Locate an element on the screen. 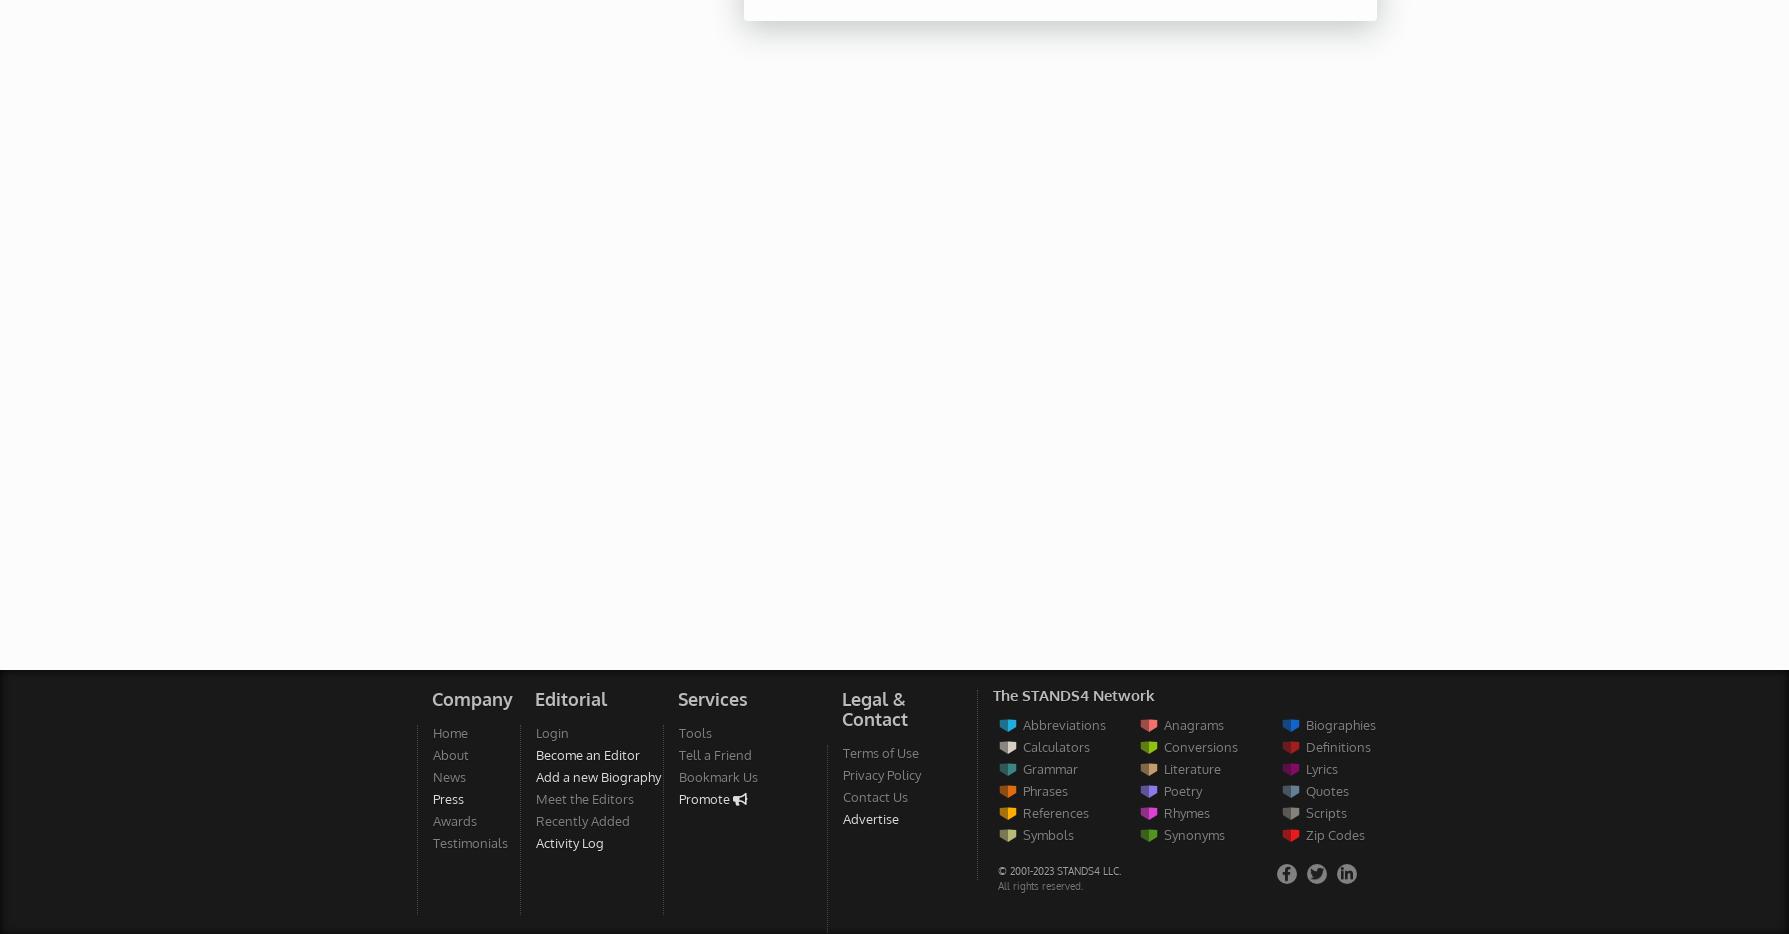 The height and width of the screenshot is (934, 1789). 'Literature' is located at coordinates (1162, 767).